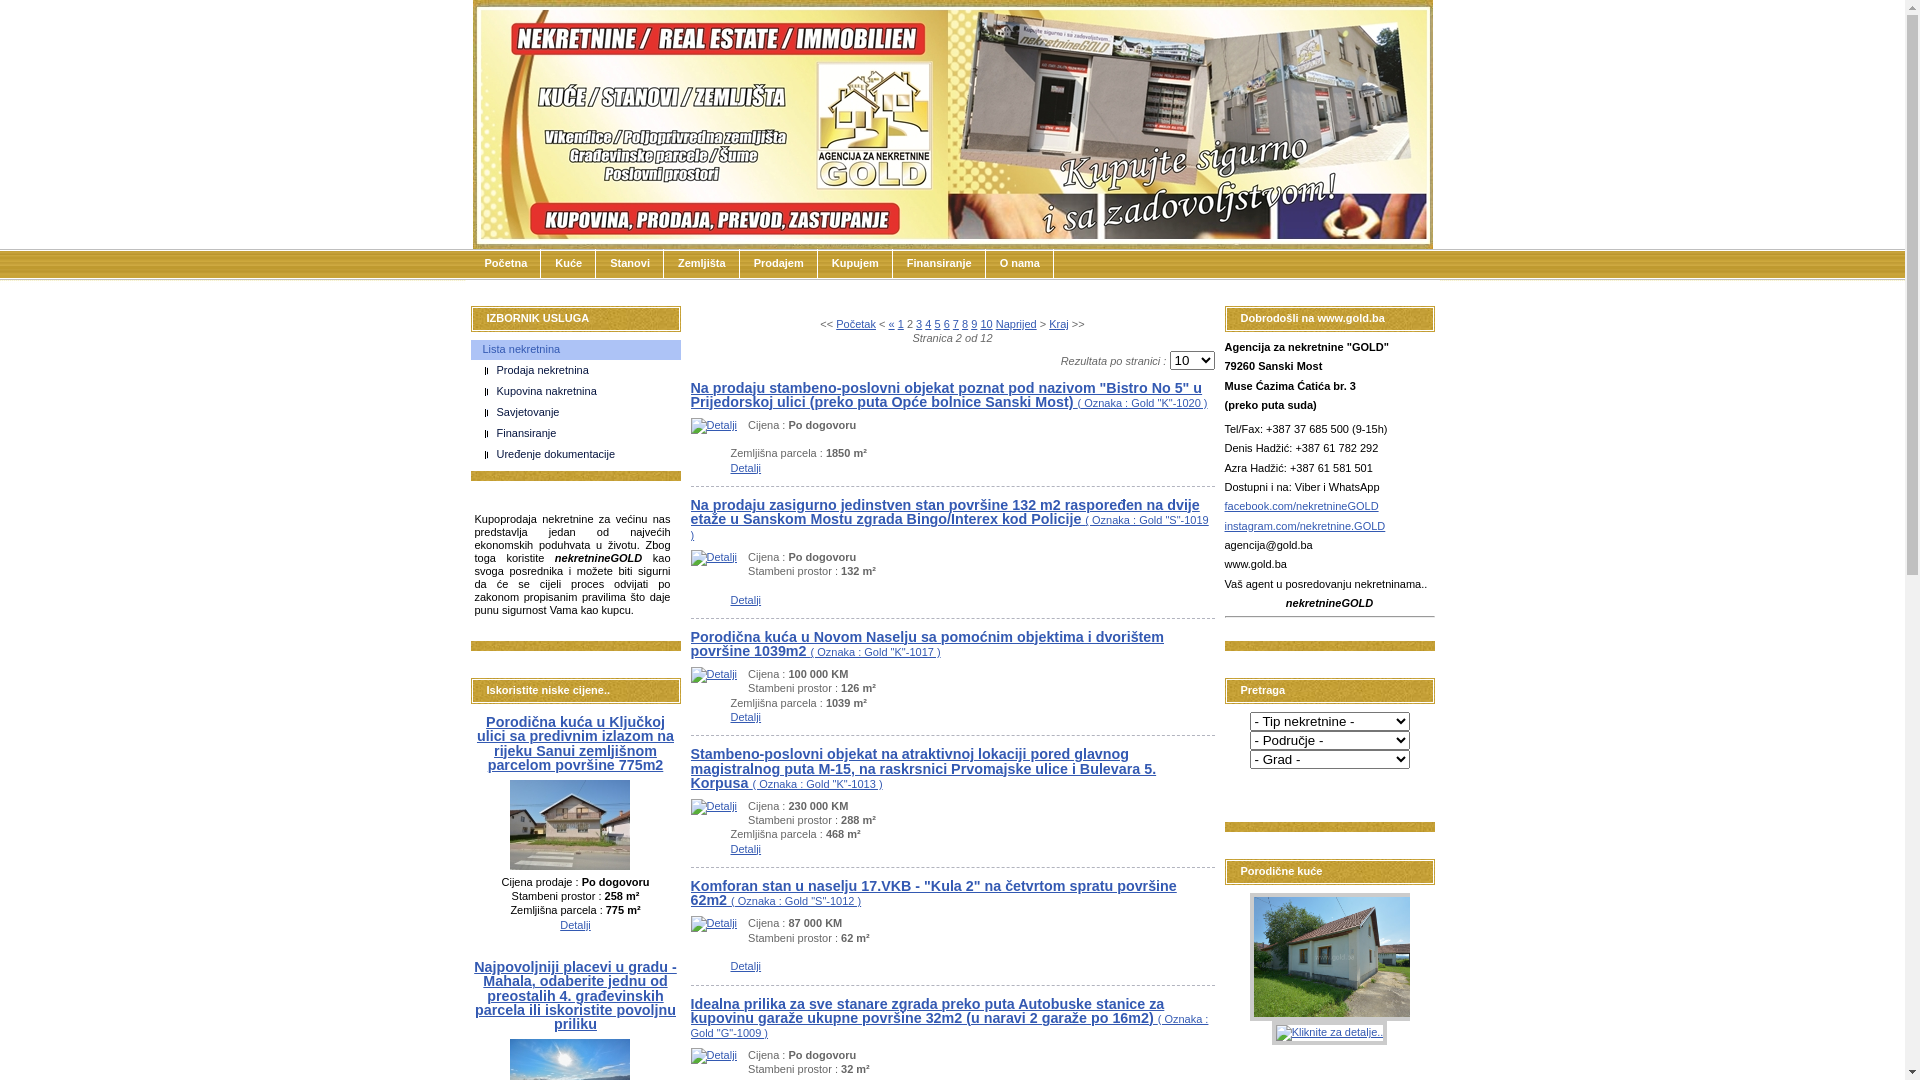 Image resolution: width=1920 pixels, height=1080 pixels. What do you see at coordinates (713, 423) in the screenshot?
I see `'Detalji'` at bounding box center [713, 423].